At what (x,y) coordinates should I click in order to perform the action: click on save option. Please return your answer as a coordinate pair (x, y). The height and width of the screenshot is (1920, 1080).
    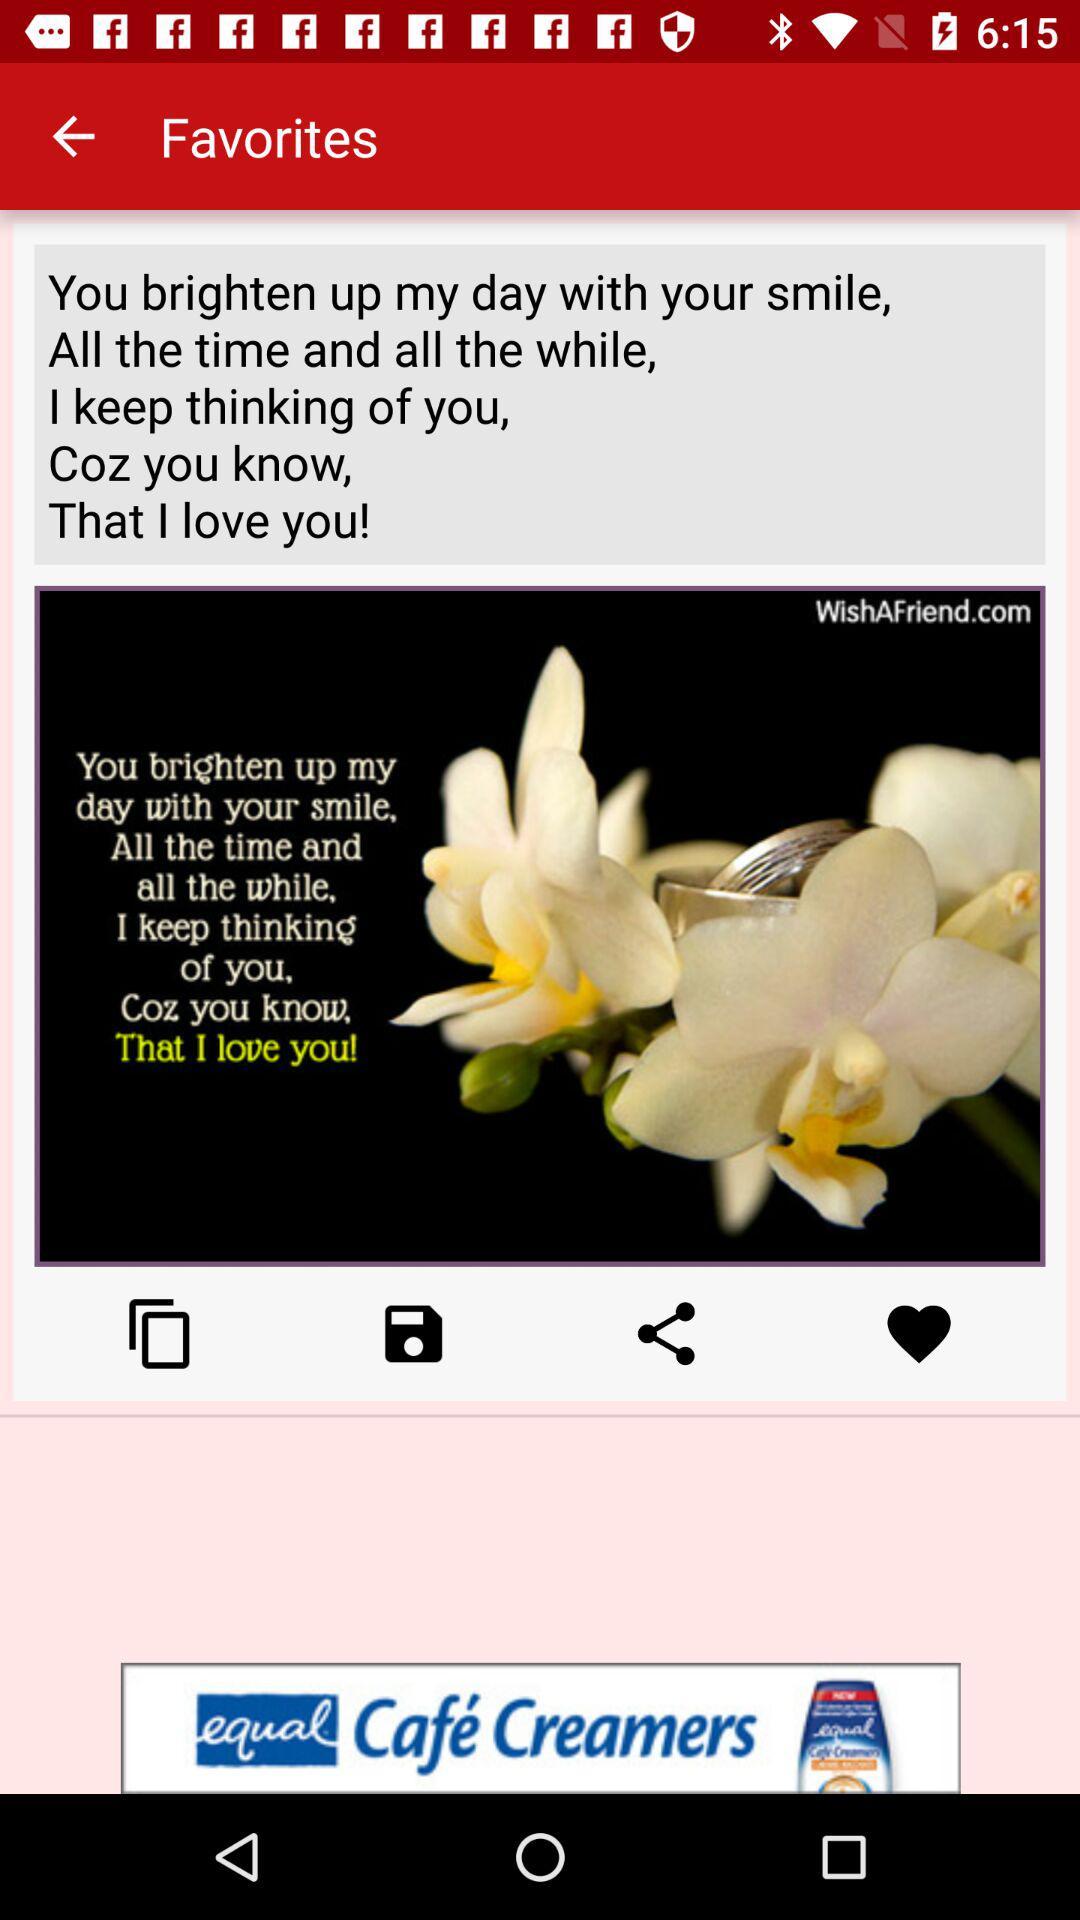
    Looking at the image, I should click on (412, 1333).